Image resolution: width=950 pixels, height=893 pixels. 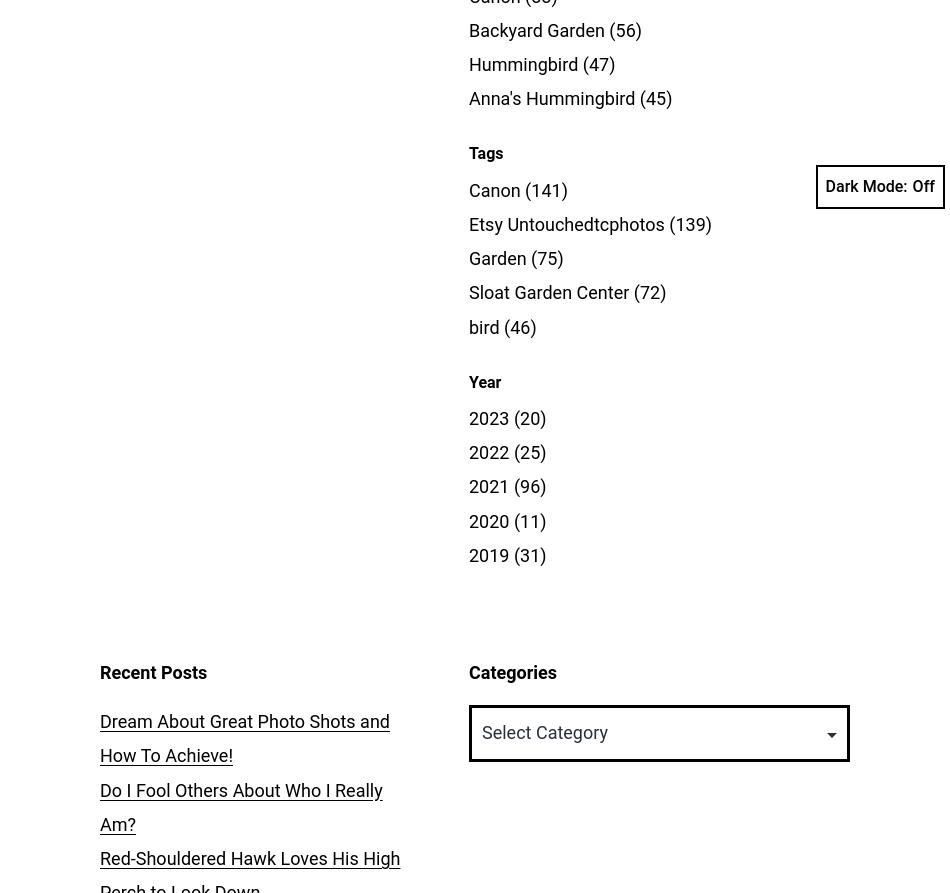 I want to click on 'Close Search', so click(x=907, y=100).